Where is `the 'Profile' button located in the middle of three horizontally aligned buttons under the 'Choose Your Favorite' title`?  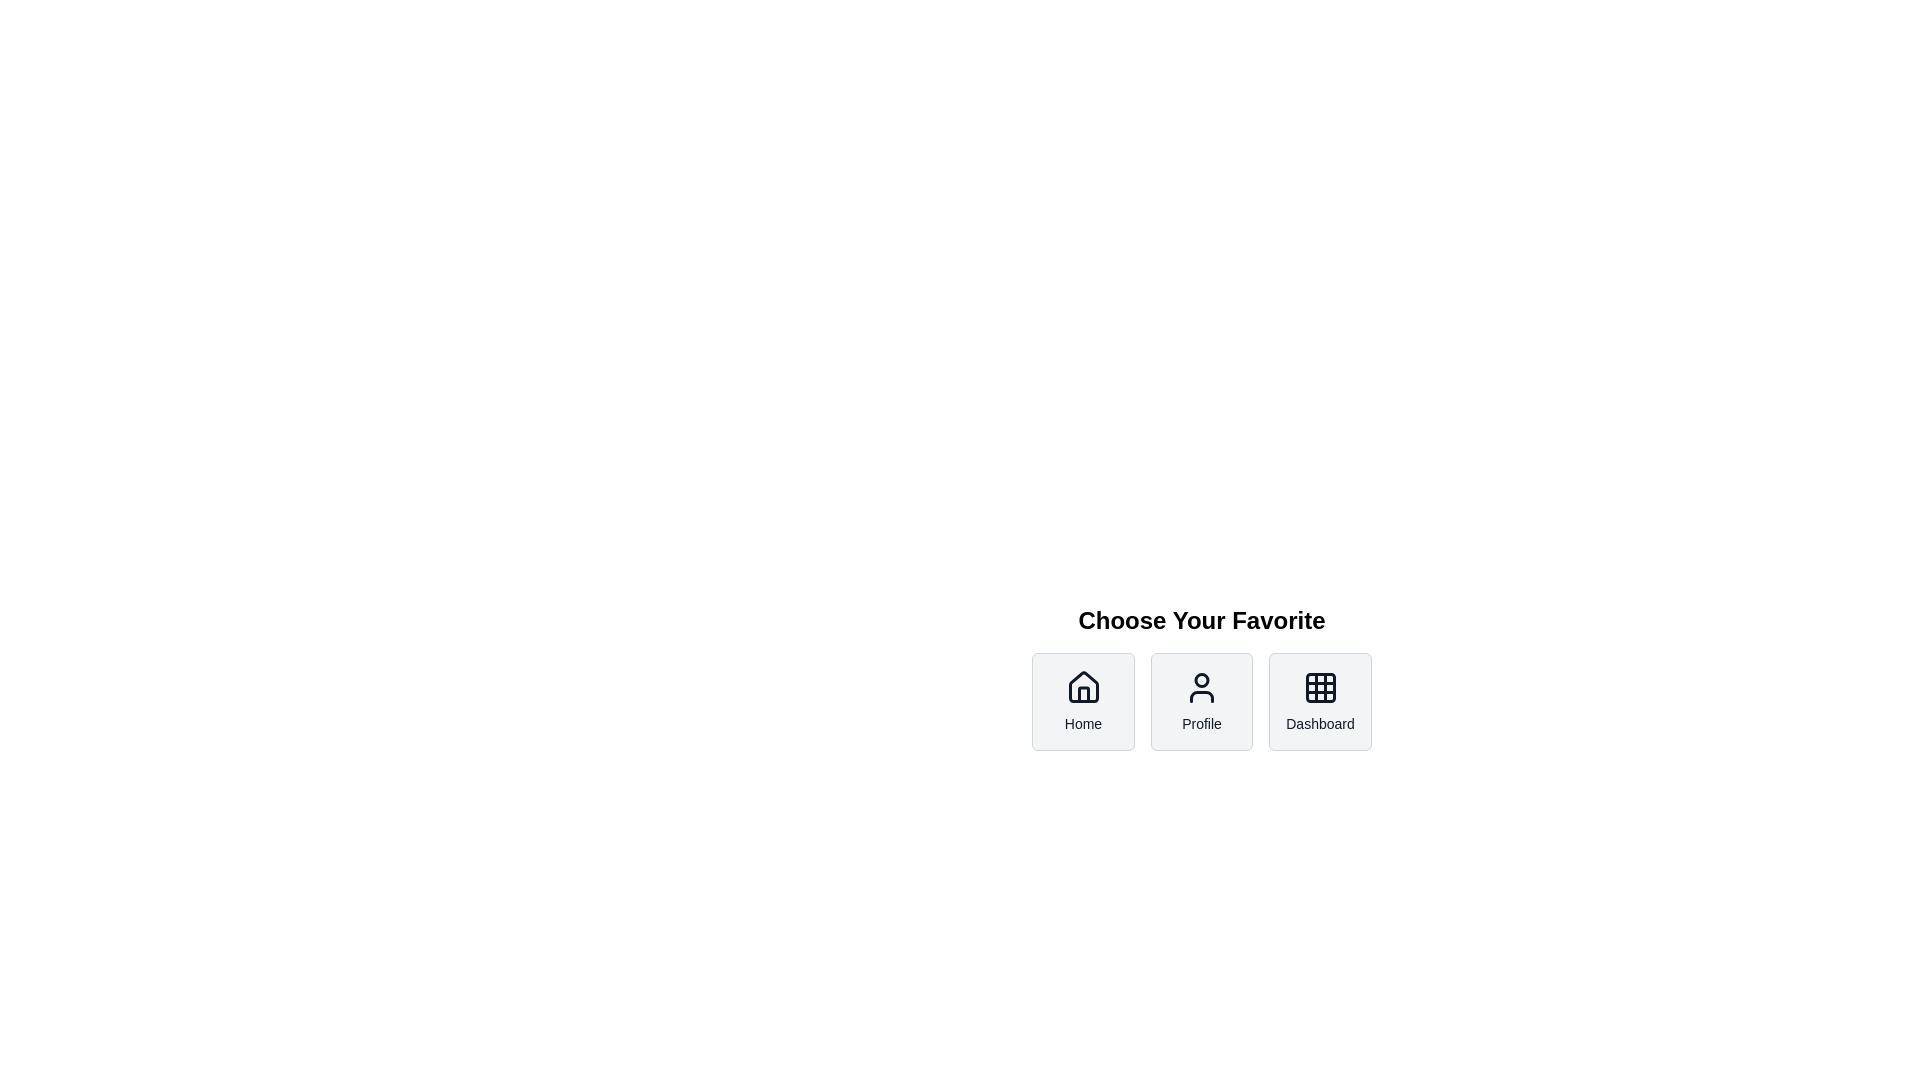 the 'Profile' button located in the middle of three horizontally aligned buttons under the 'Choose Your Favorite' title is located at coordinates (1200, 701).